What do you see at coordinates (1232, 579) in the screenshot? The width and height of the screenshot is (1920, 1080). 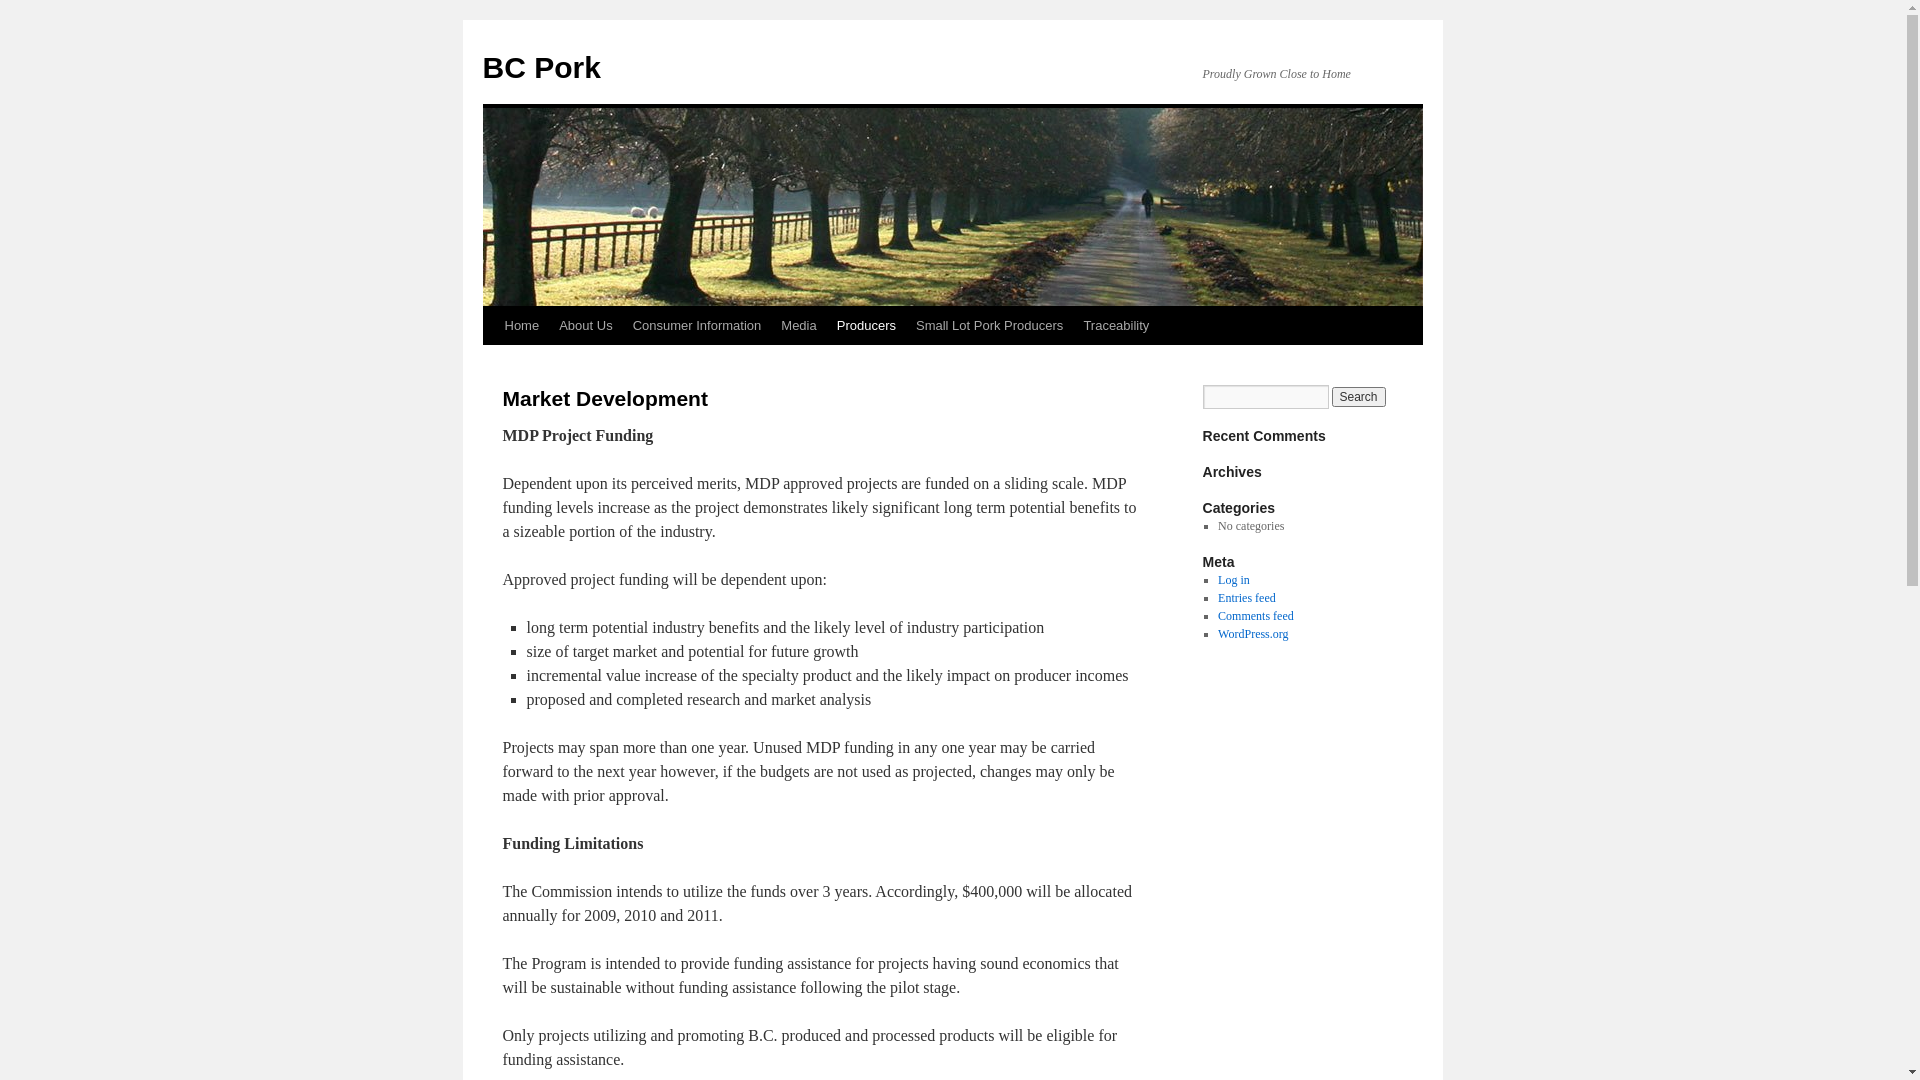 I see `'Log in'` at bounding box center [1232, 579].